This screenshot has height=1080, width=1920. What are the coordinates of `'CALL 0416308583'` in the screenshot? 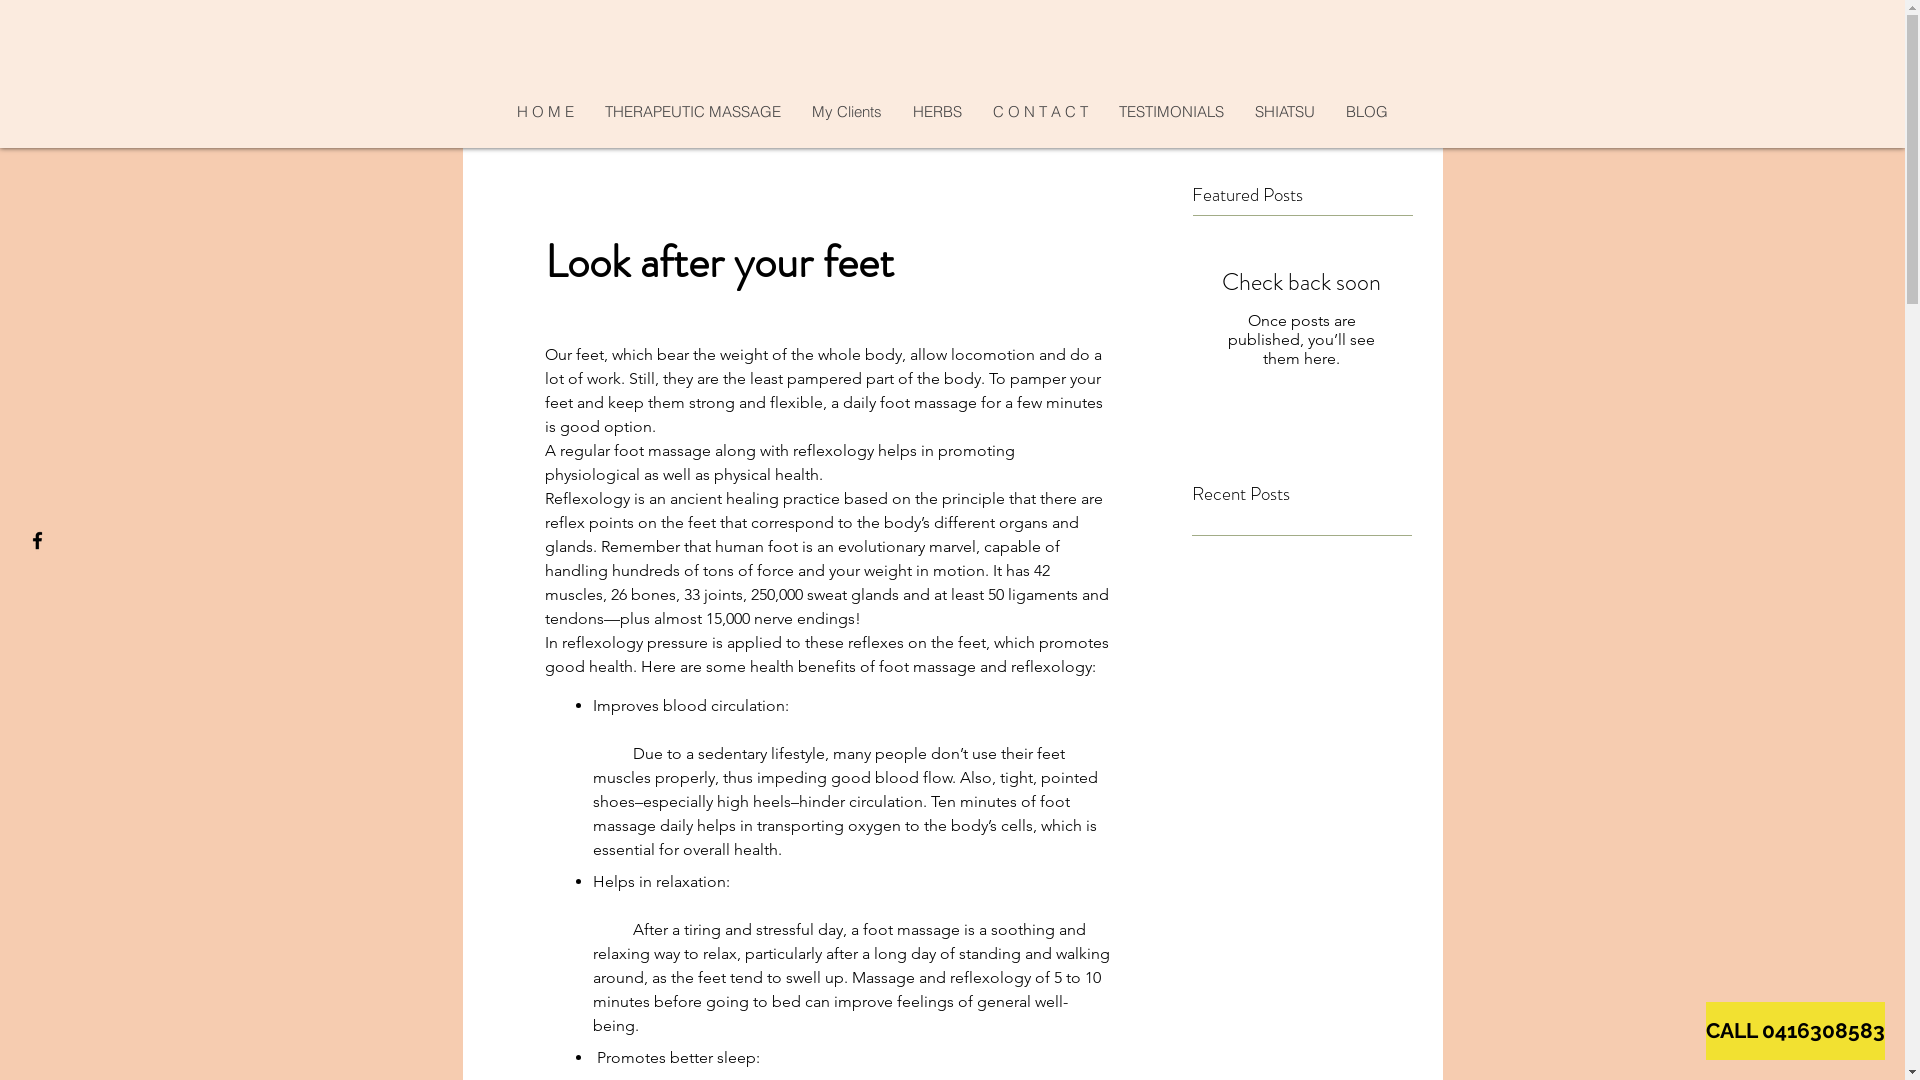 It's located at (1795, 1030).